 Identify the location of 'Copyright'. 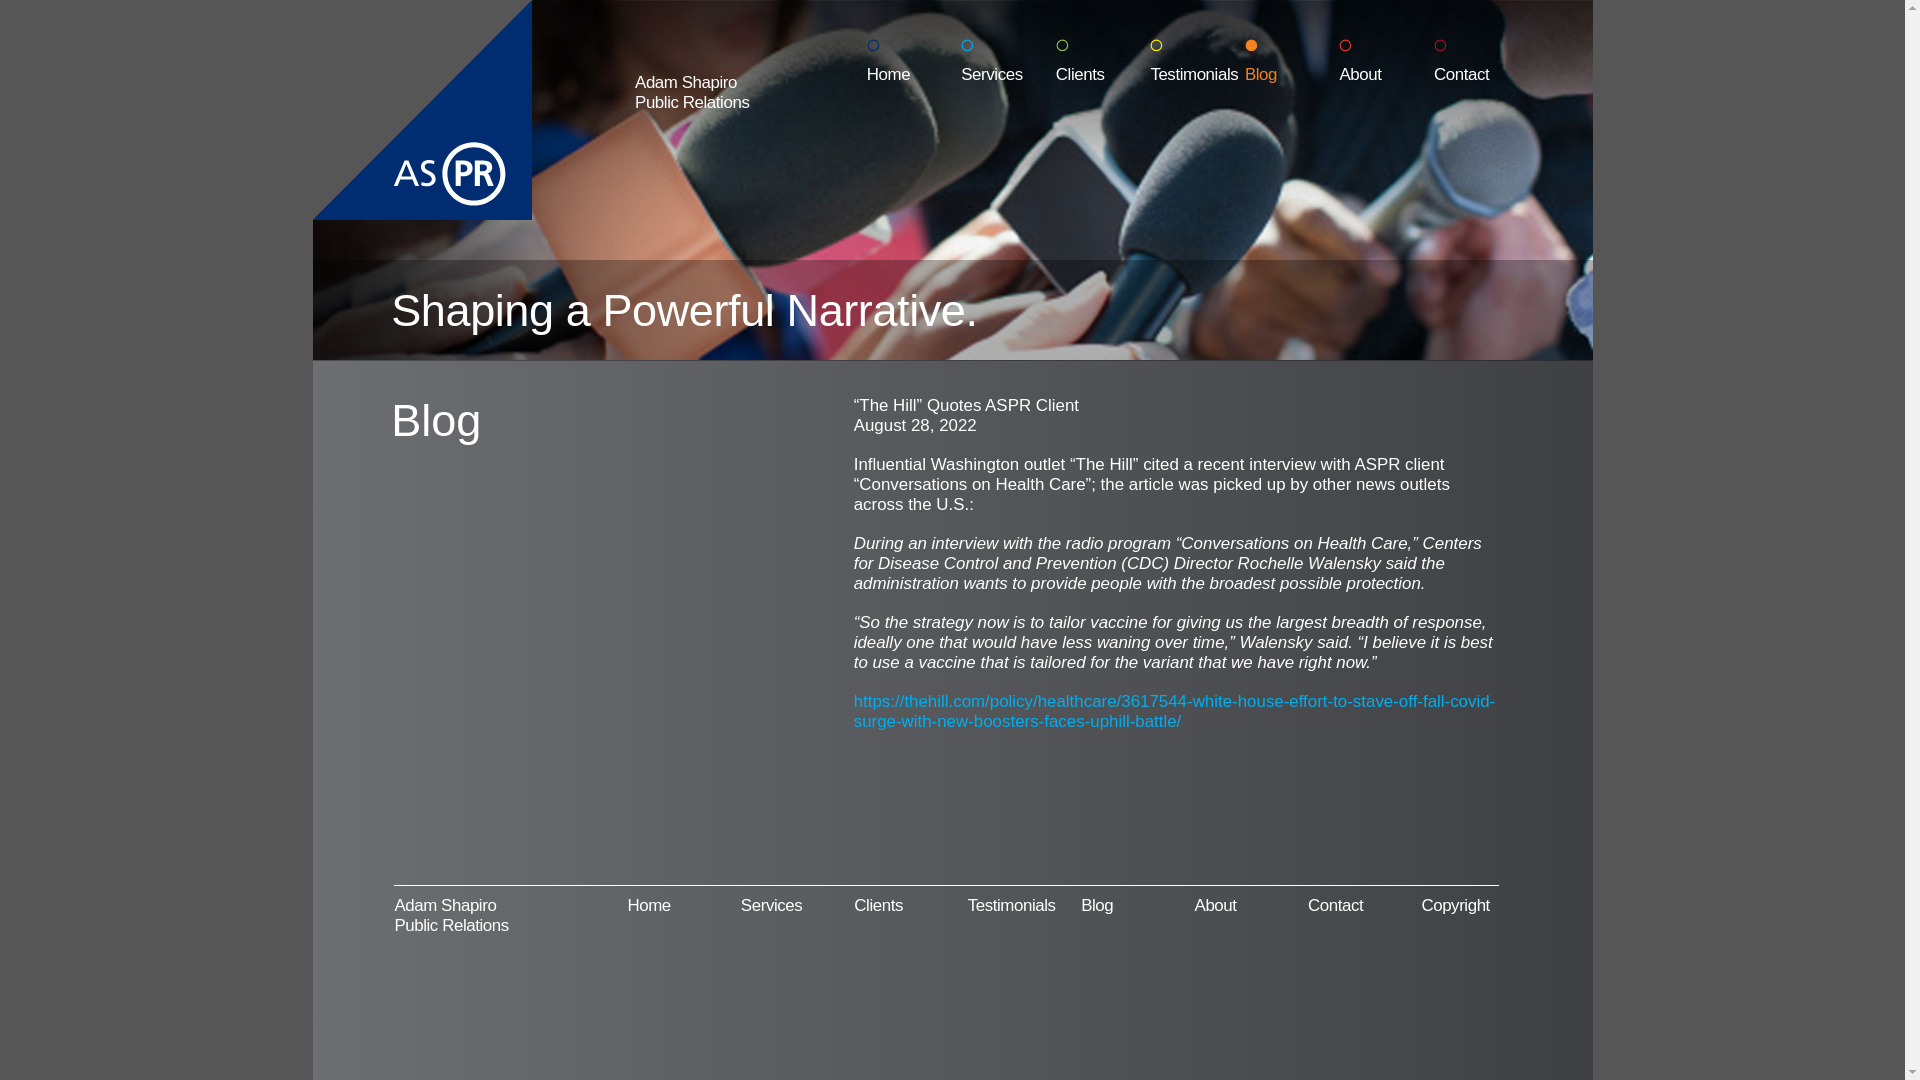
(1455, 905).